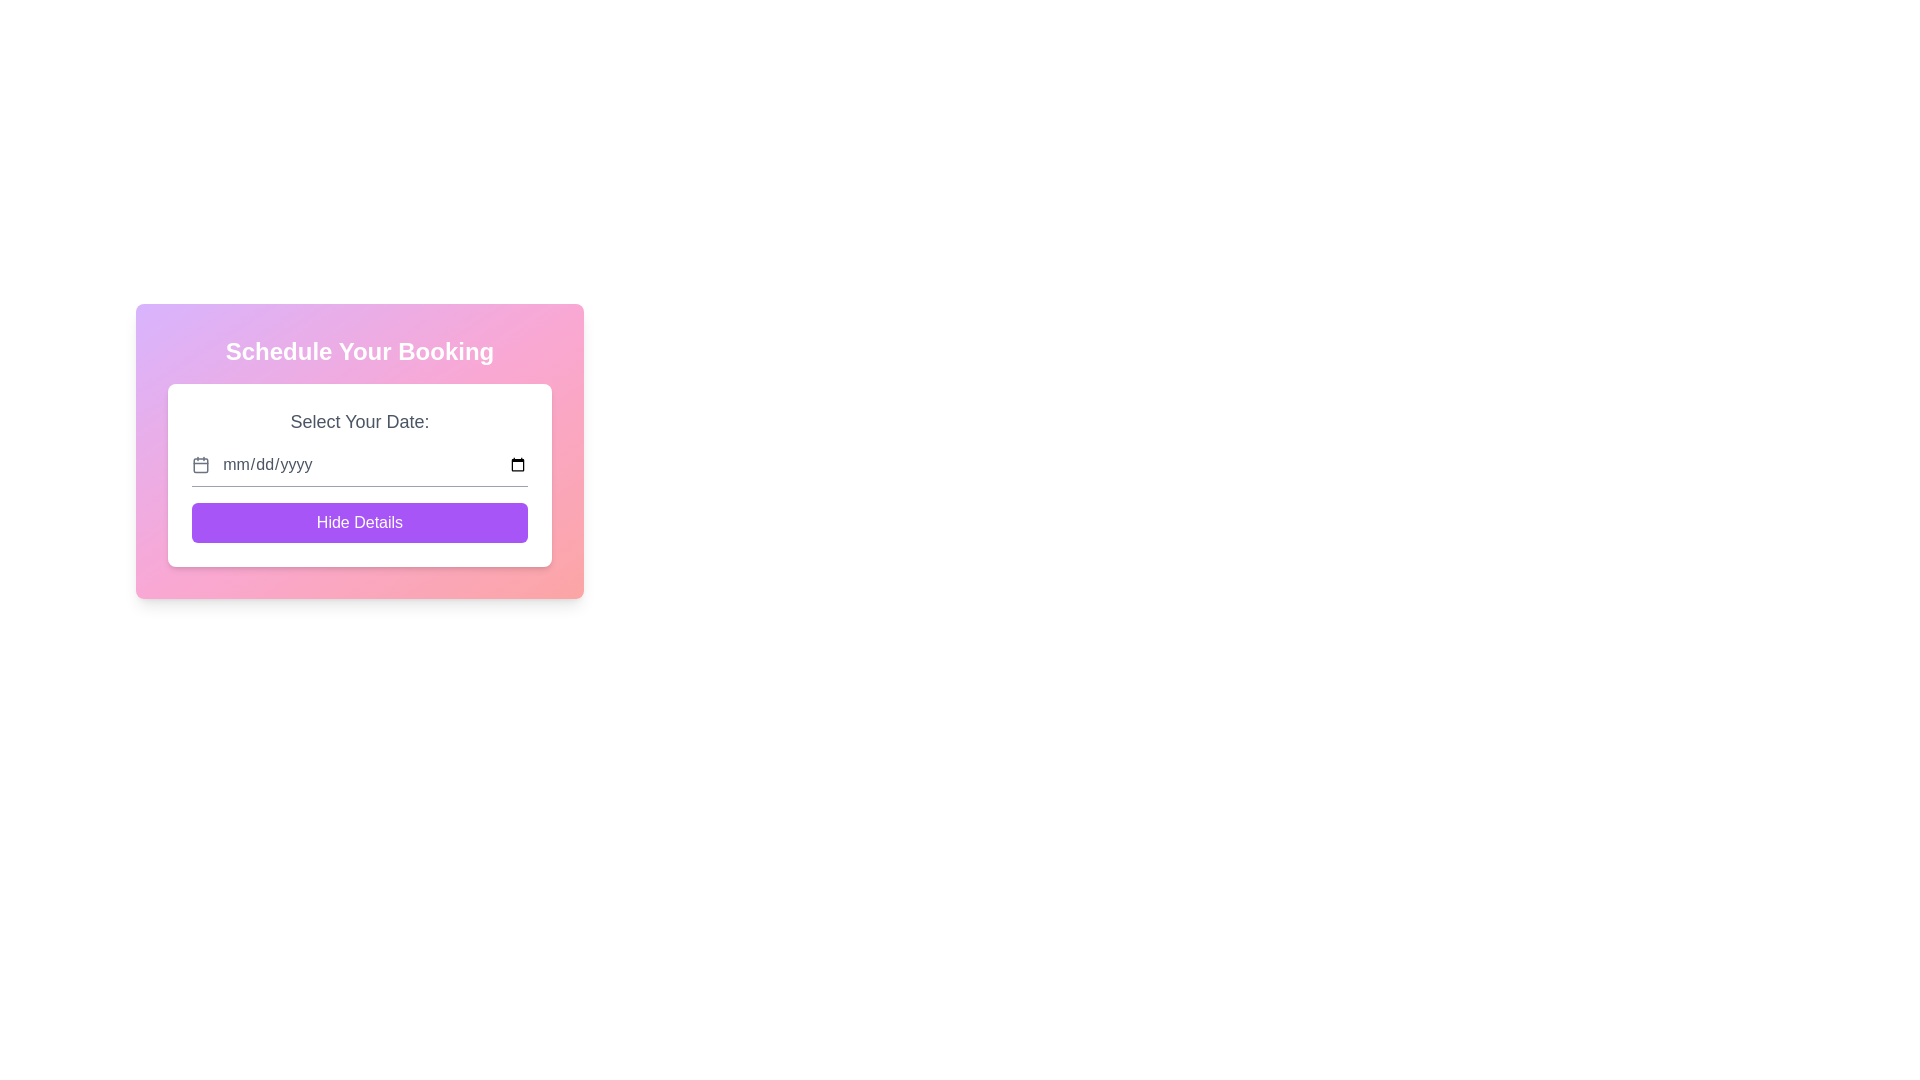 The image size is (1920, 1080). I want to click on the 'Hide Details' button, which is a rounded rectangular button with a purple background and white text, located at the center bottom of the booking information box, so click(360, 522).